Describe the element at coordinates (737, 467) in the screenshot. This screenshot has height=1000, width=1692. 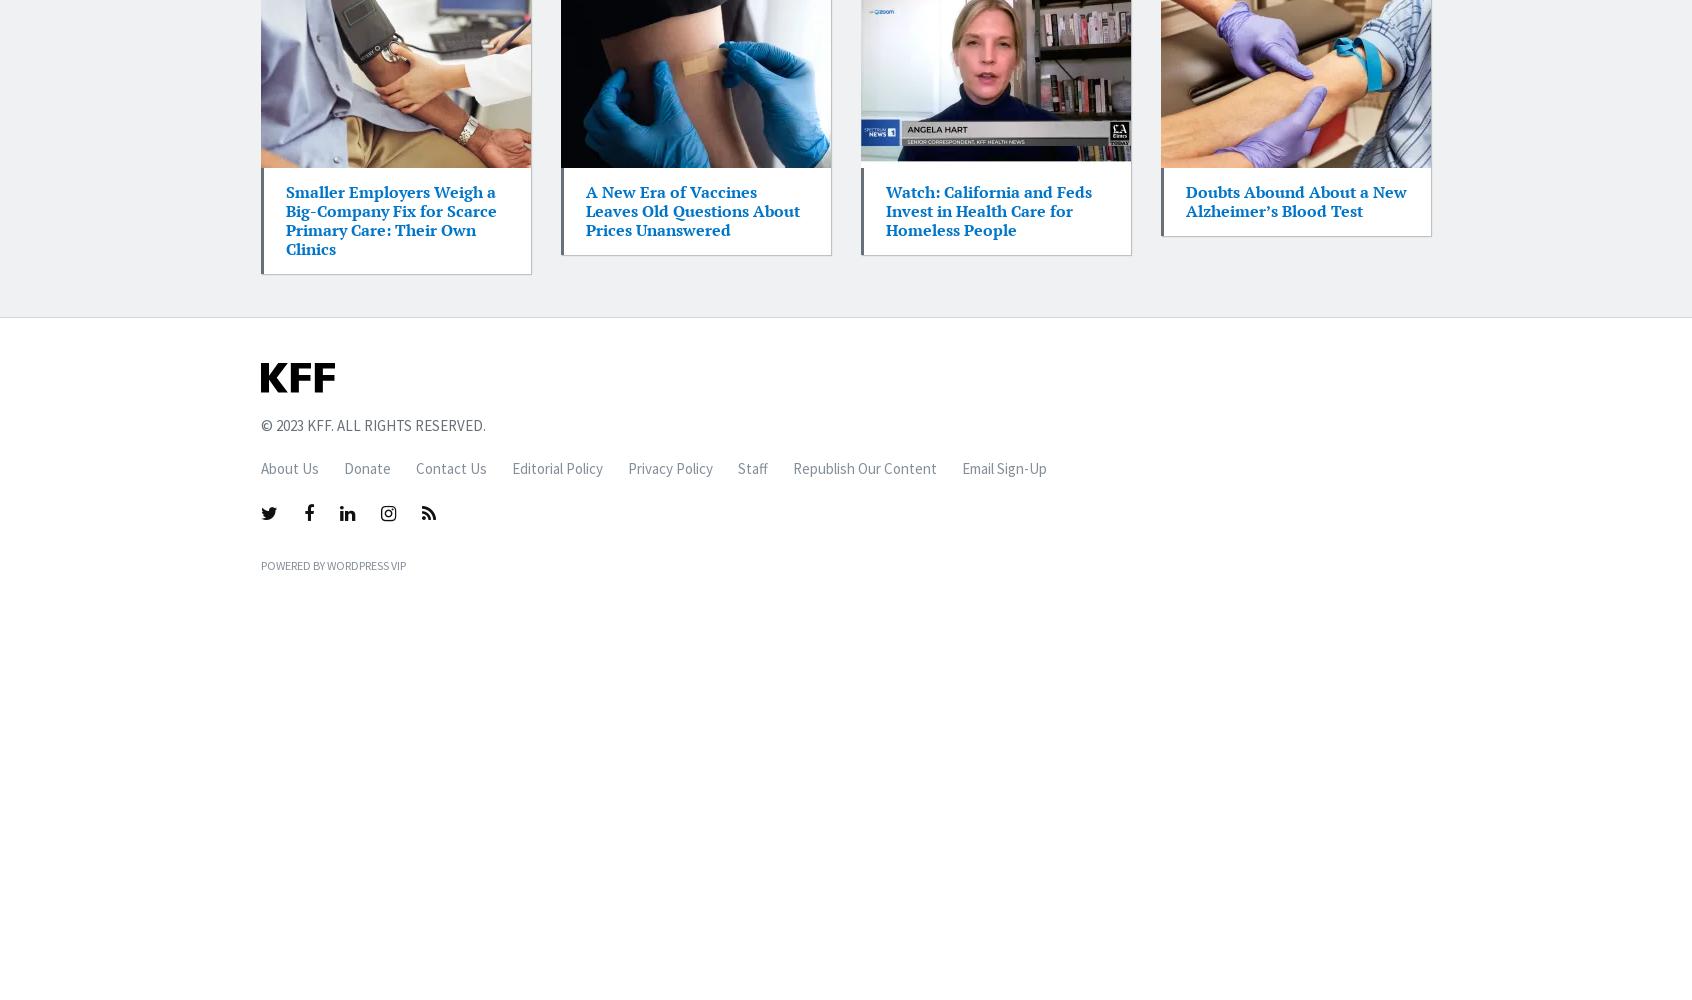
I see `'Staff'` at that location.